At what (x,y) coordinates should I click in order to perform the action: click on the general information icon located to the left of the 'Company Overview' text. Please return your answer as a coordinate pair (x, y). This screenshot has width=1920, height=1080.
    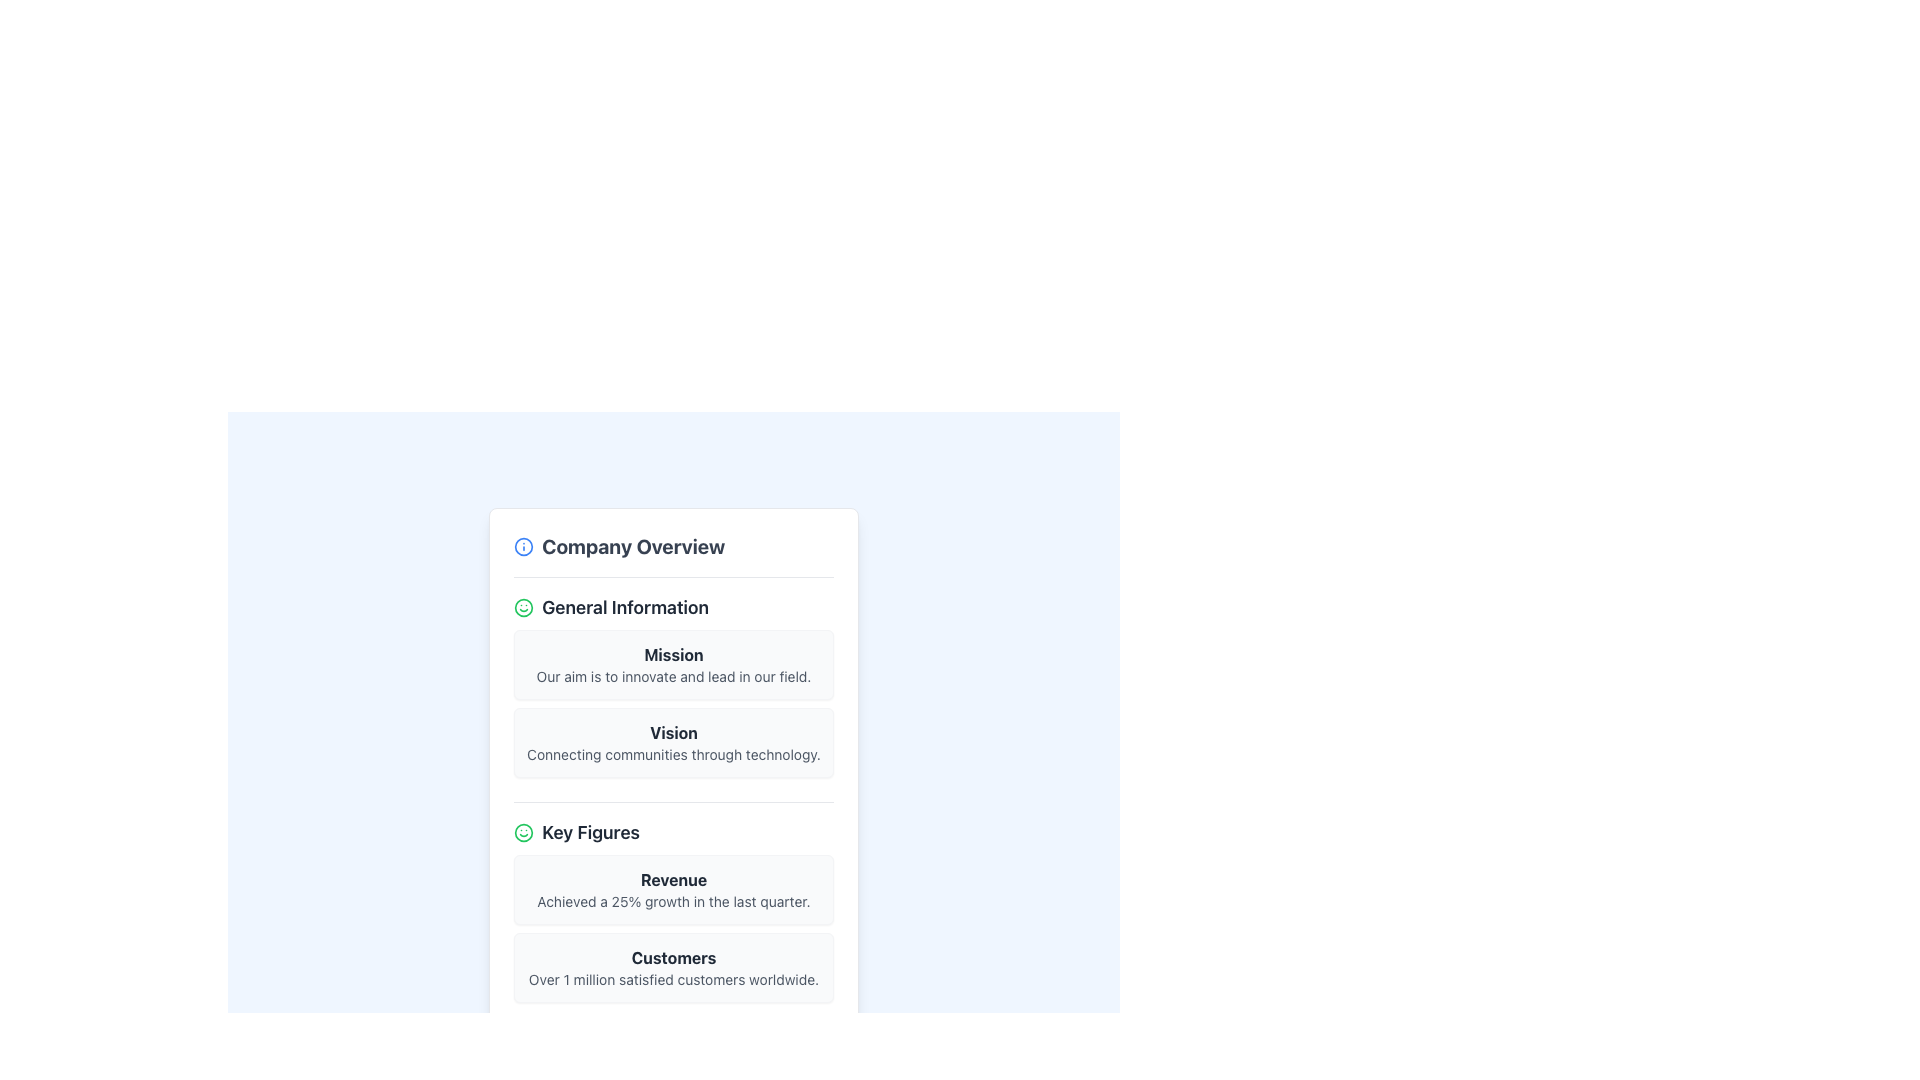
    Looking at the image, I should click on (524, 547).